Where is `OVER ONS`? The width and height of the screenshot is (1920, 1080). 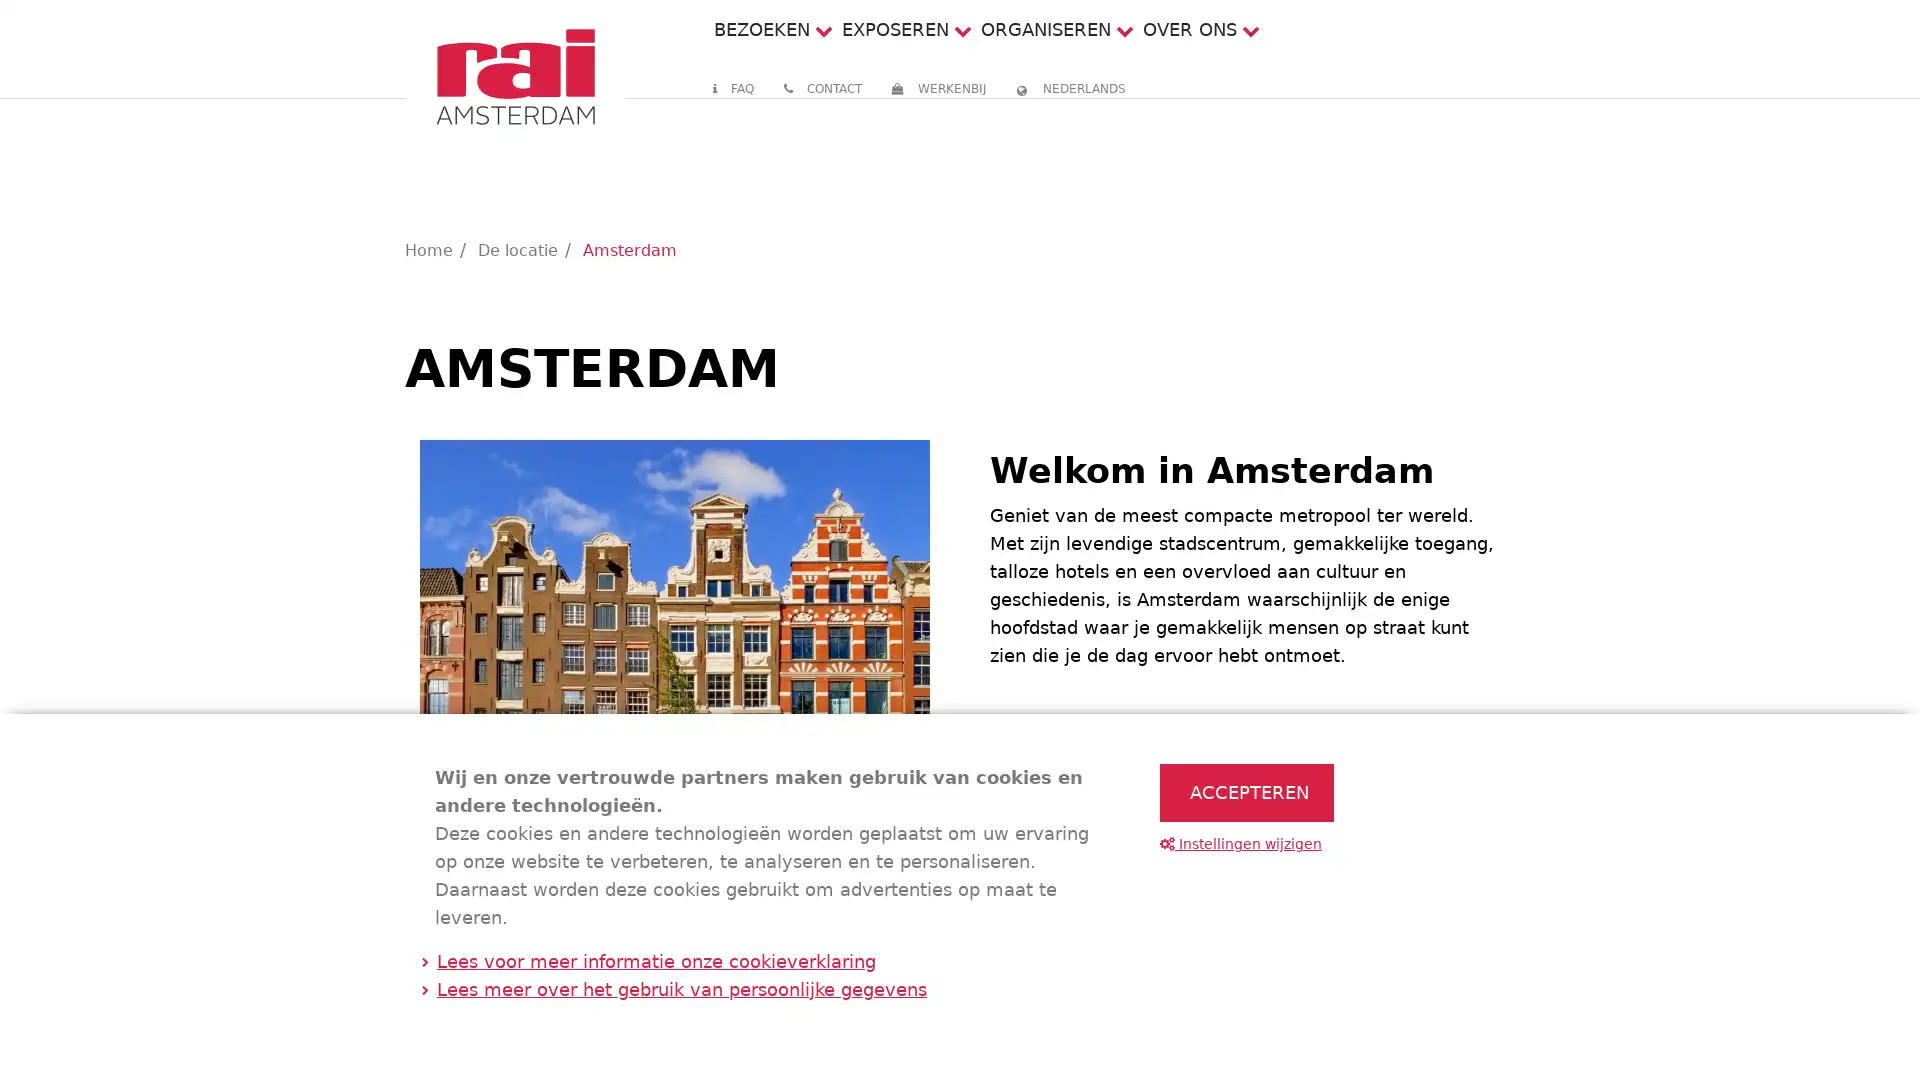 OVER ONS is located at coordinates (1189, 29).